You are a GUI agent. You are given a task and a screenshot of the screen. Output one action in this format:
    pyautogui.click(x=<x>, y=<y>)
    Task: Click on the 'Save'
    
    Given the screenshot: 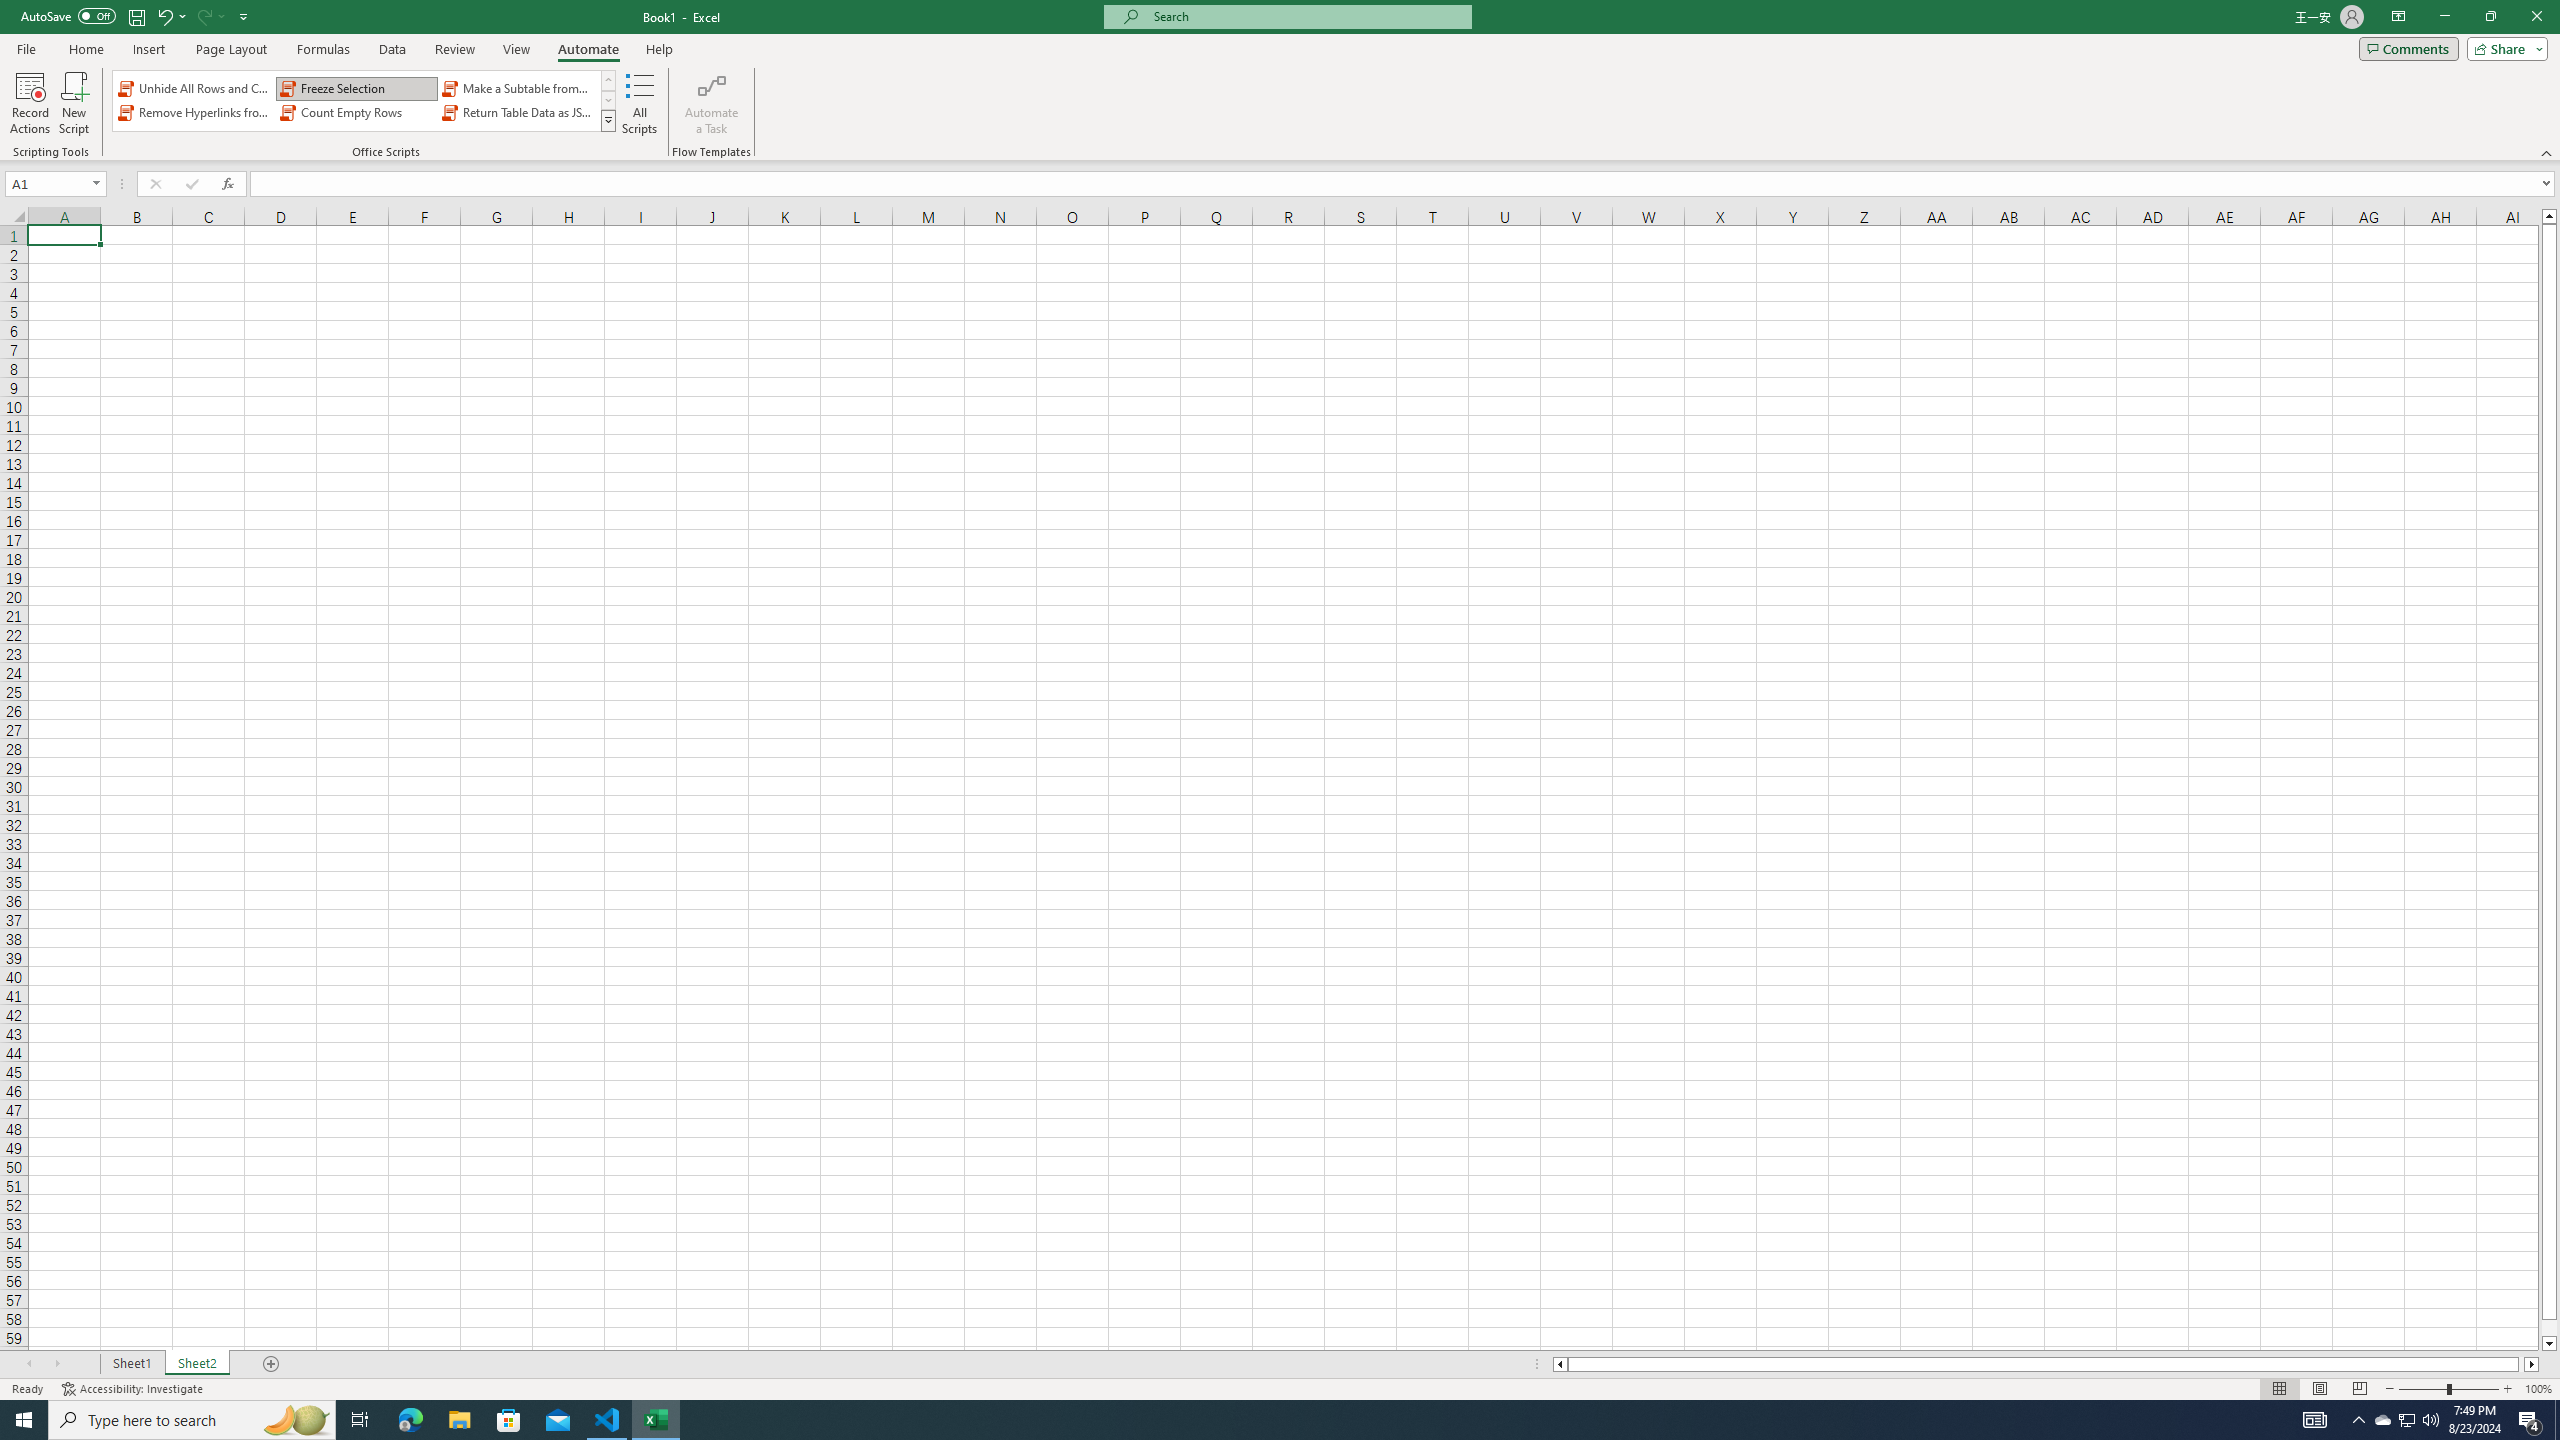 What is the action you would take?
    pyautogui.click(x=135, y=15)
    